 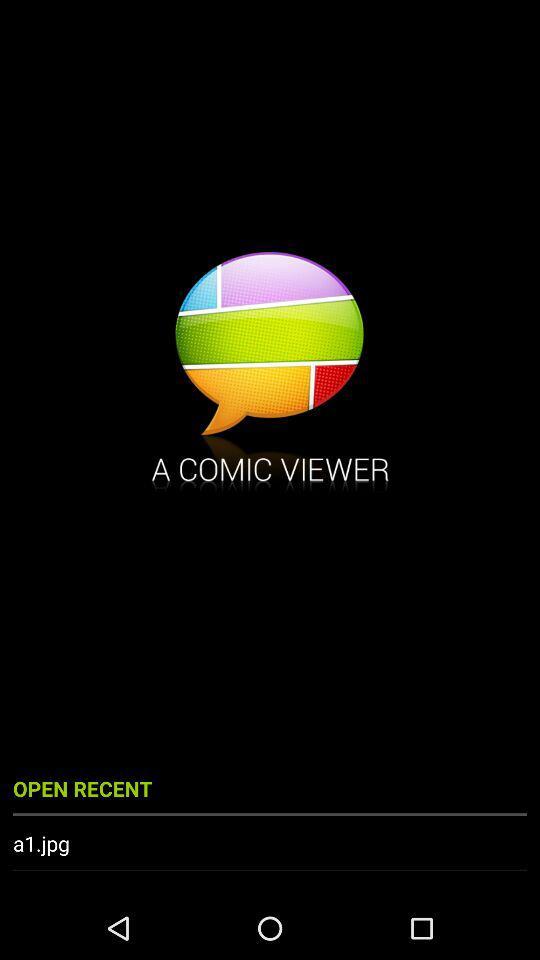 I want to click on icon above open recent, so click(x=270, y=373).